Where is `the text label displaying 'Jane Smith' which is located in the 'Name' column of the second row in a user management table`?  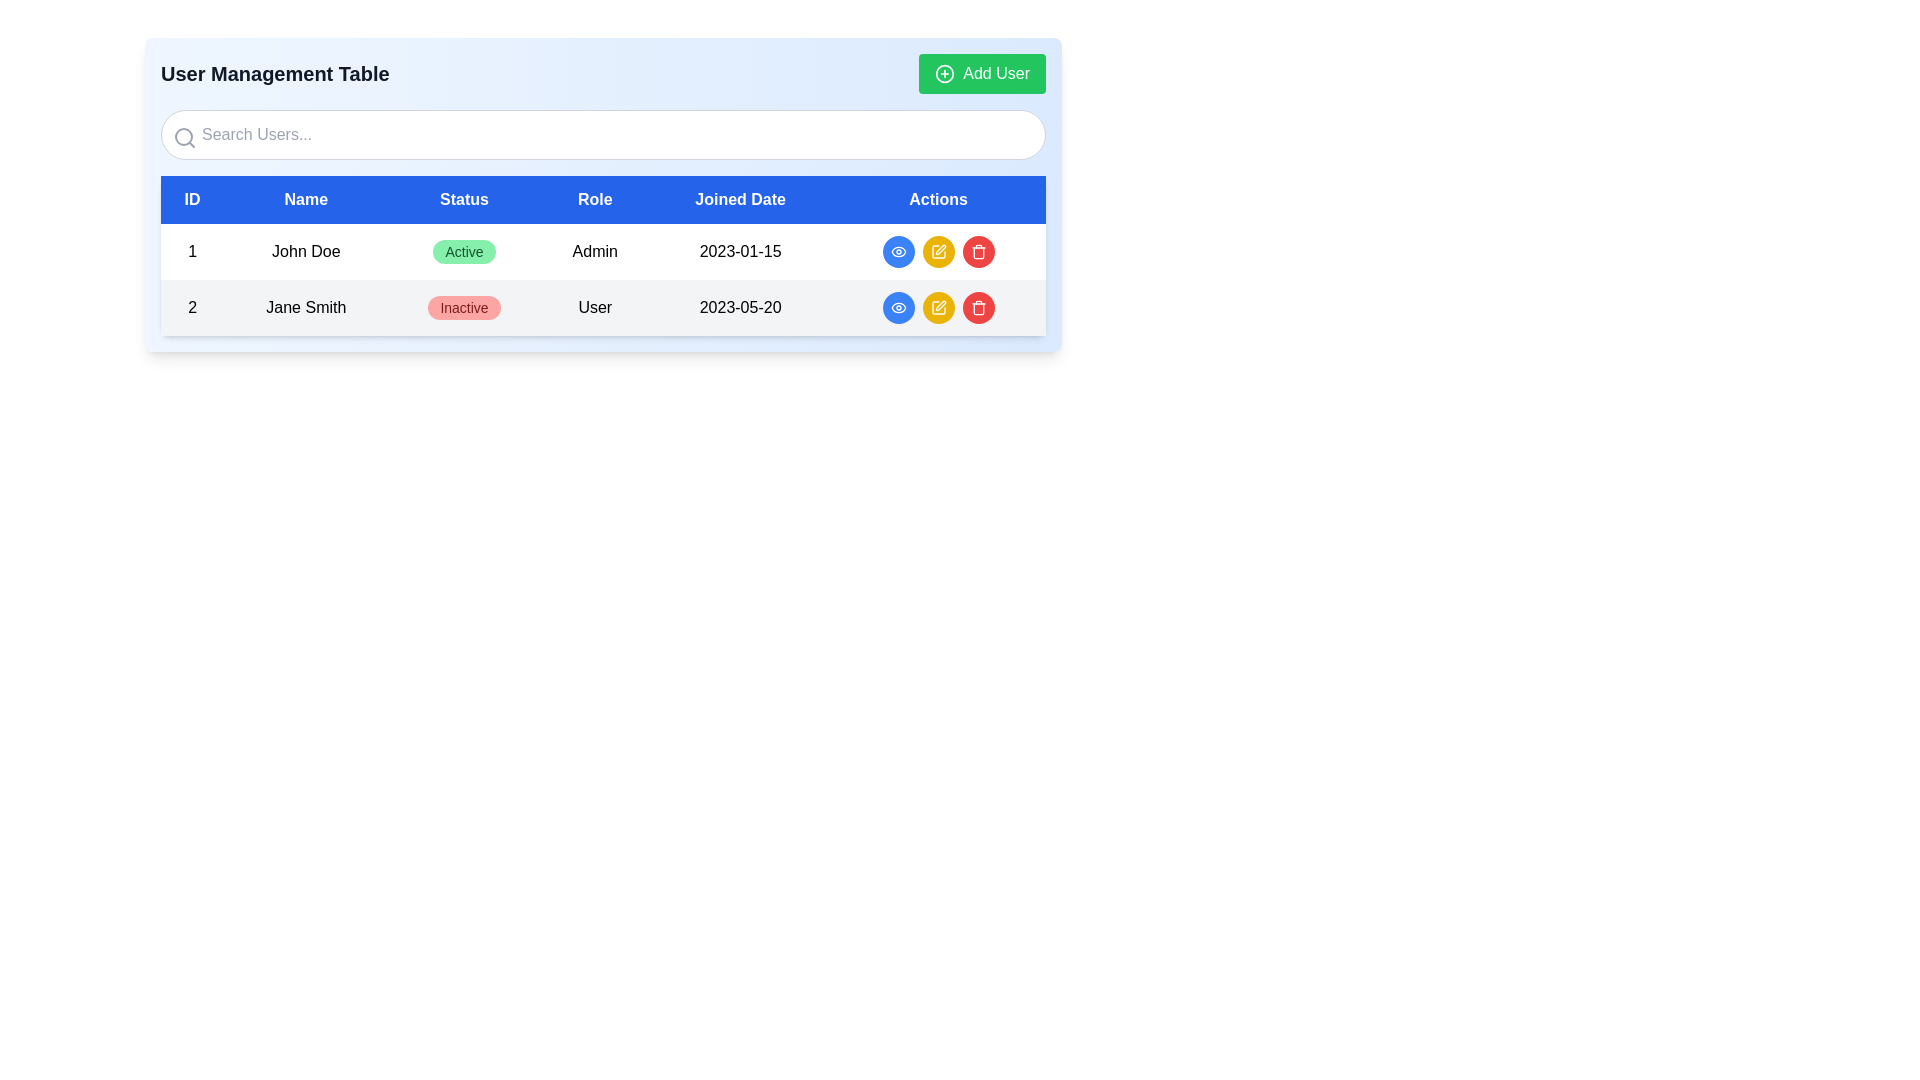 the text label displaying 'Jane Smith' which is located in the 'Name' column of the second row in a user management table is located at coordinates (305, 308).